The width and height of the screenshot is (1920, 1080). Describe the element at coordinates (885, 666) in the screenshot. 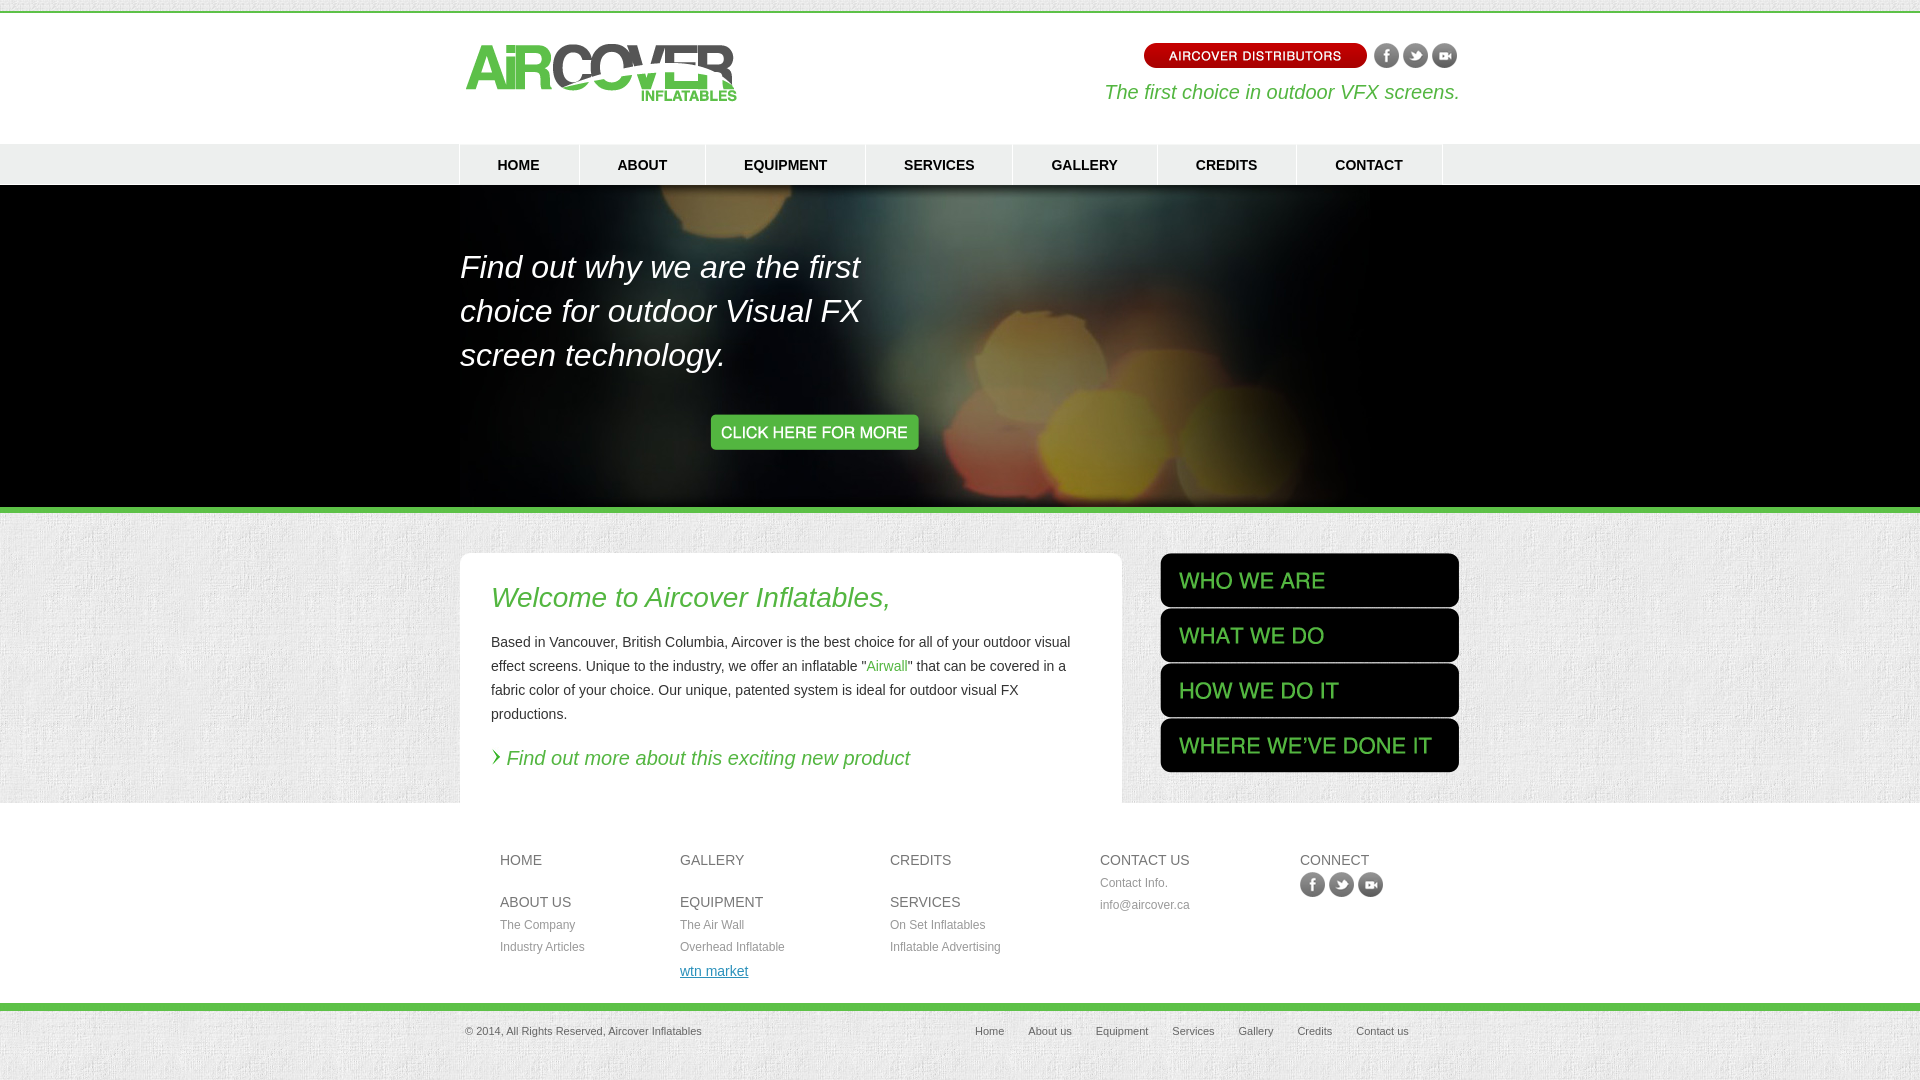

I see `'Airwall'` at that location.